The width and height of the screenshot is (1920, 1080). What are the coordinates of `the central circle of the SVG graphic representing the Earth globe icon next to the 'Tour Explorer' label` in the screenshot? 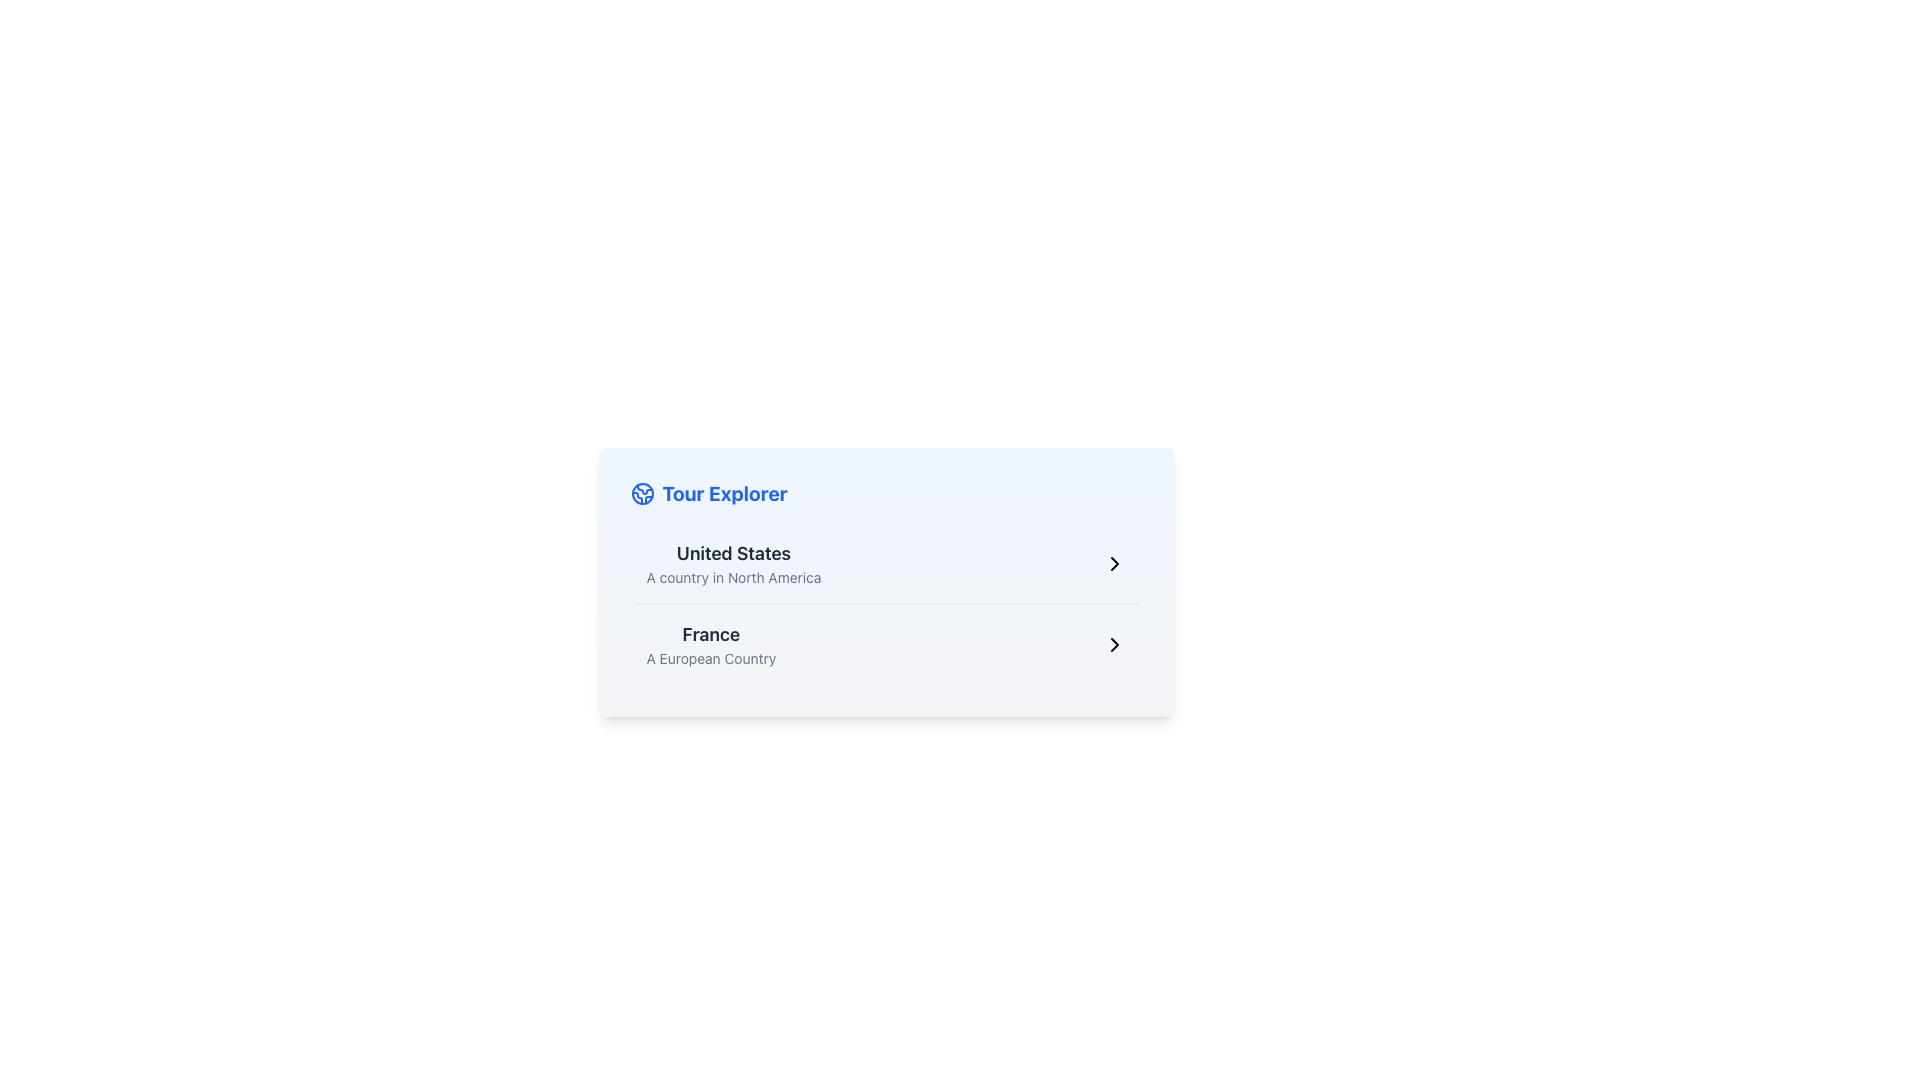 It's located at (642, 493).